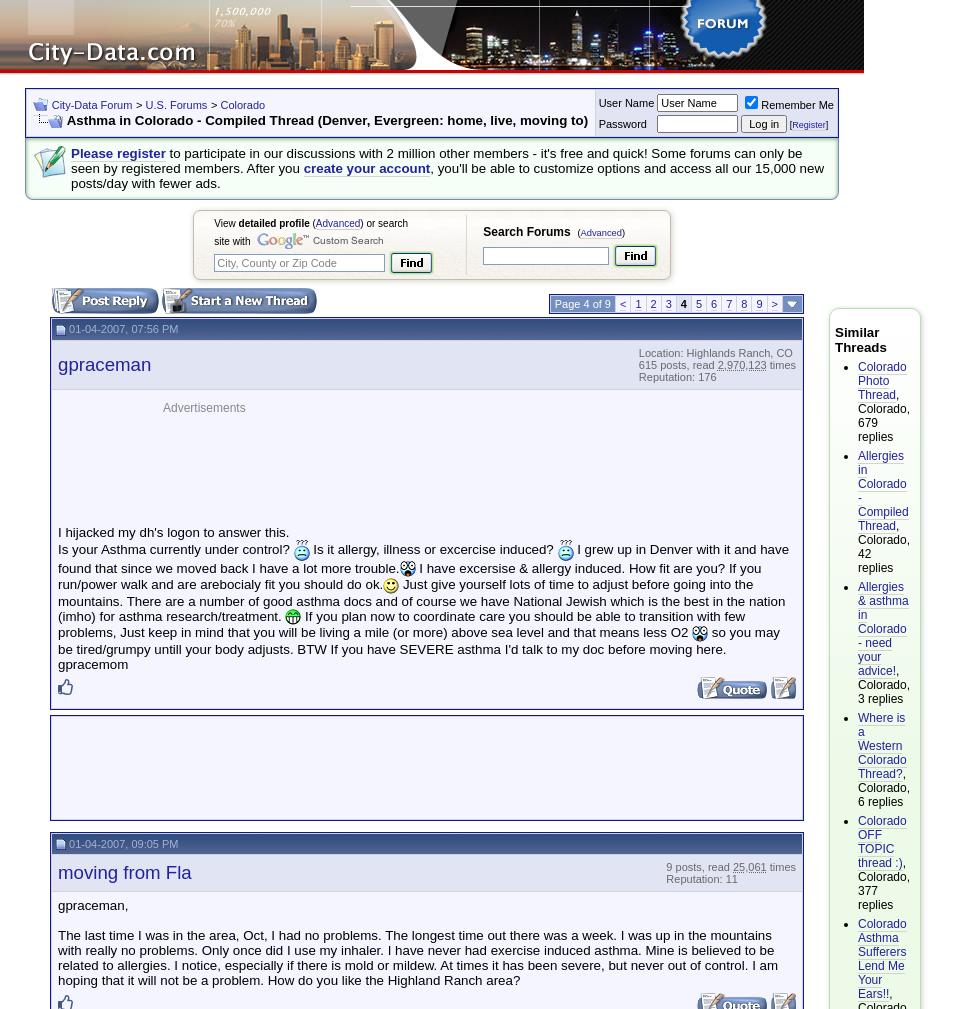  Describe the element at coordinates (377, 9) in the screenshot. I see `'X'` at that location.